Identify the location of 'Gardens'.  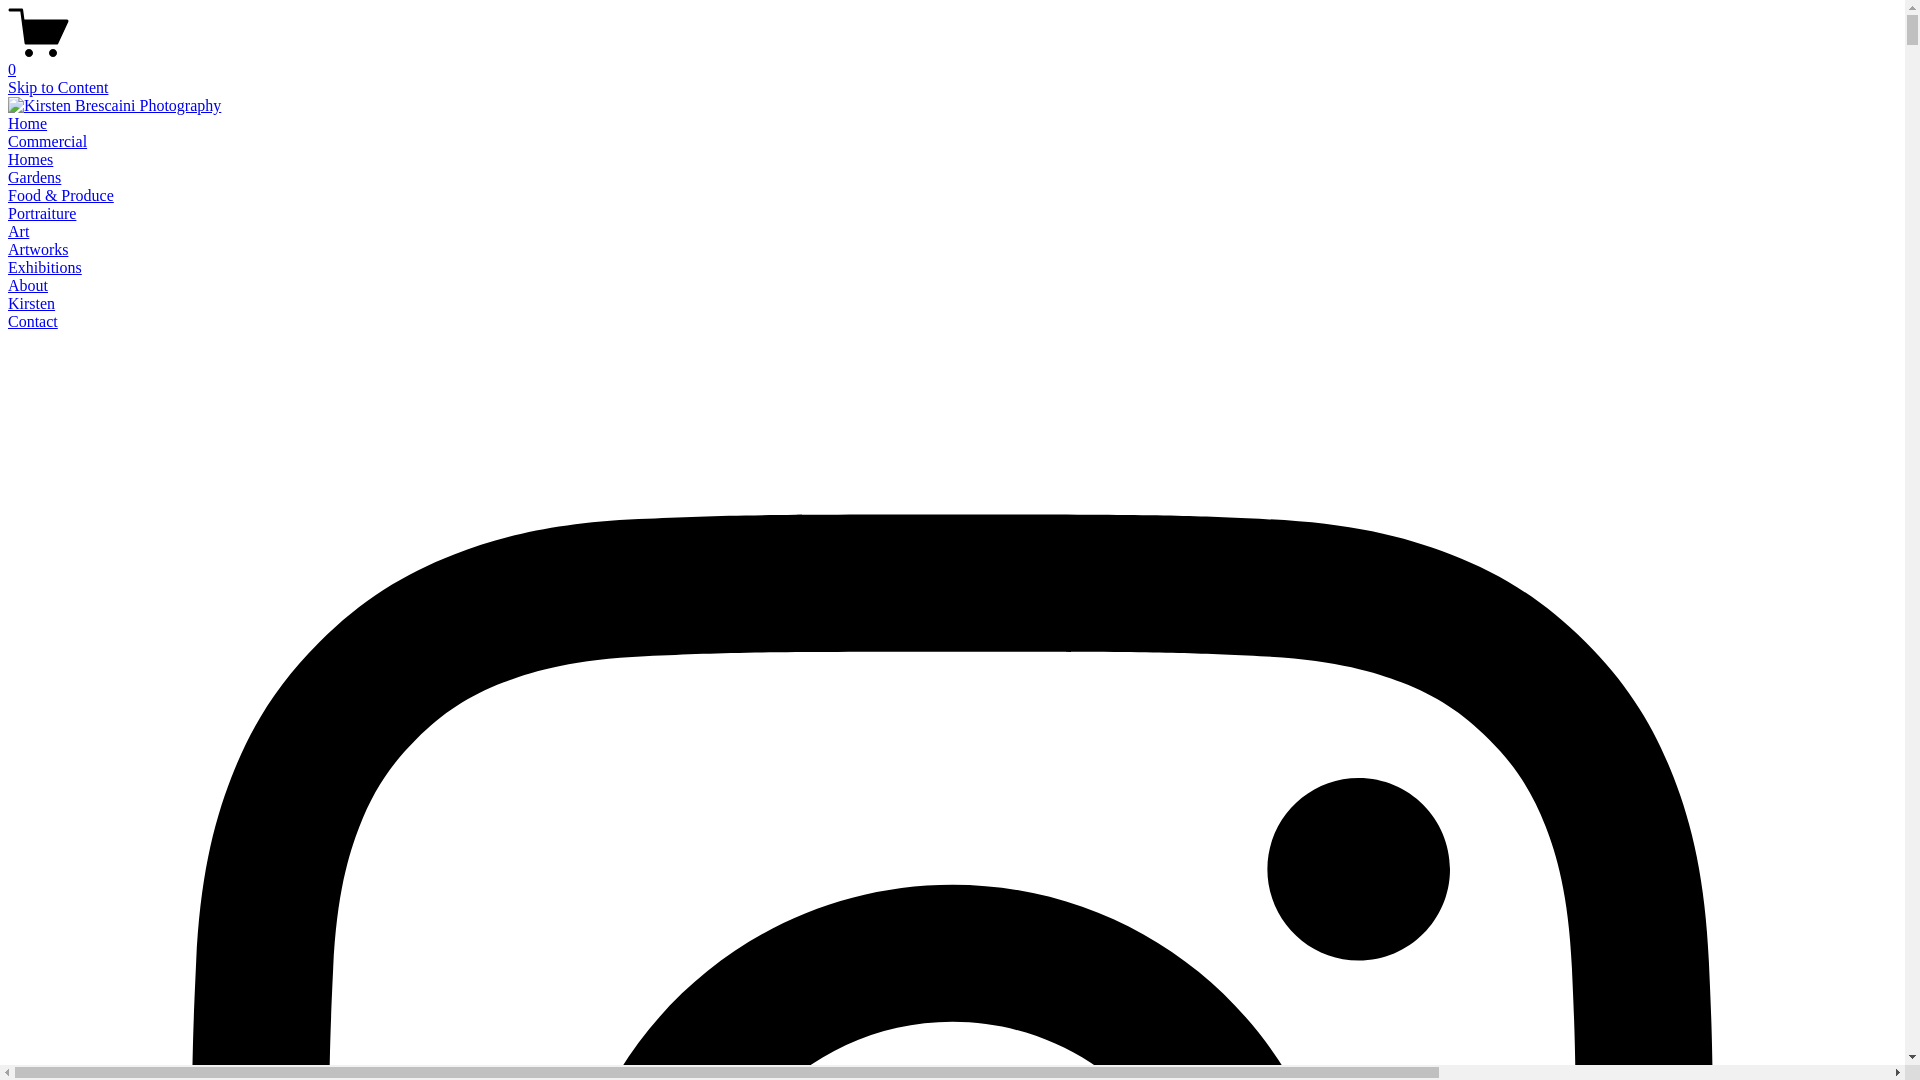
(34, 176).